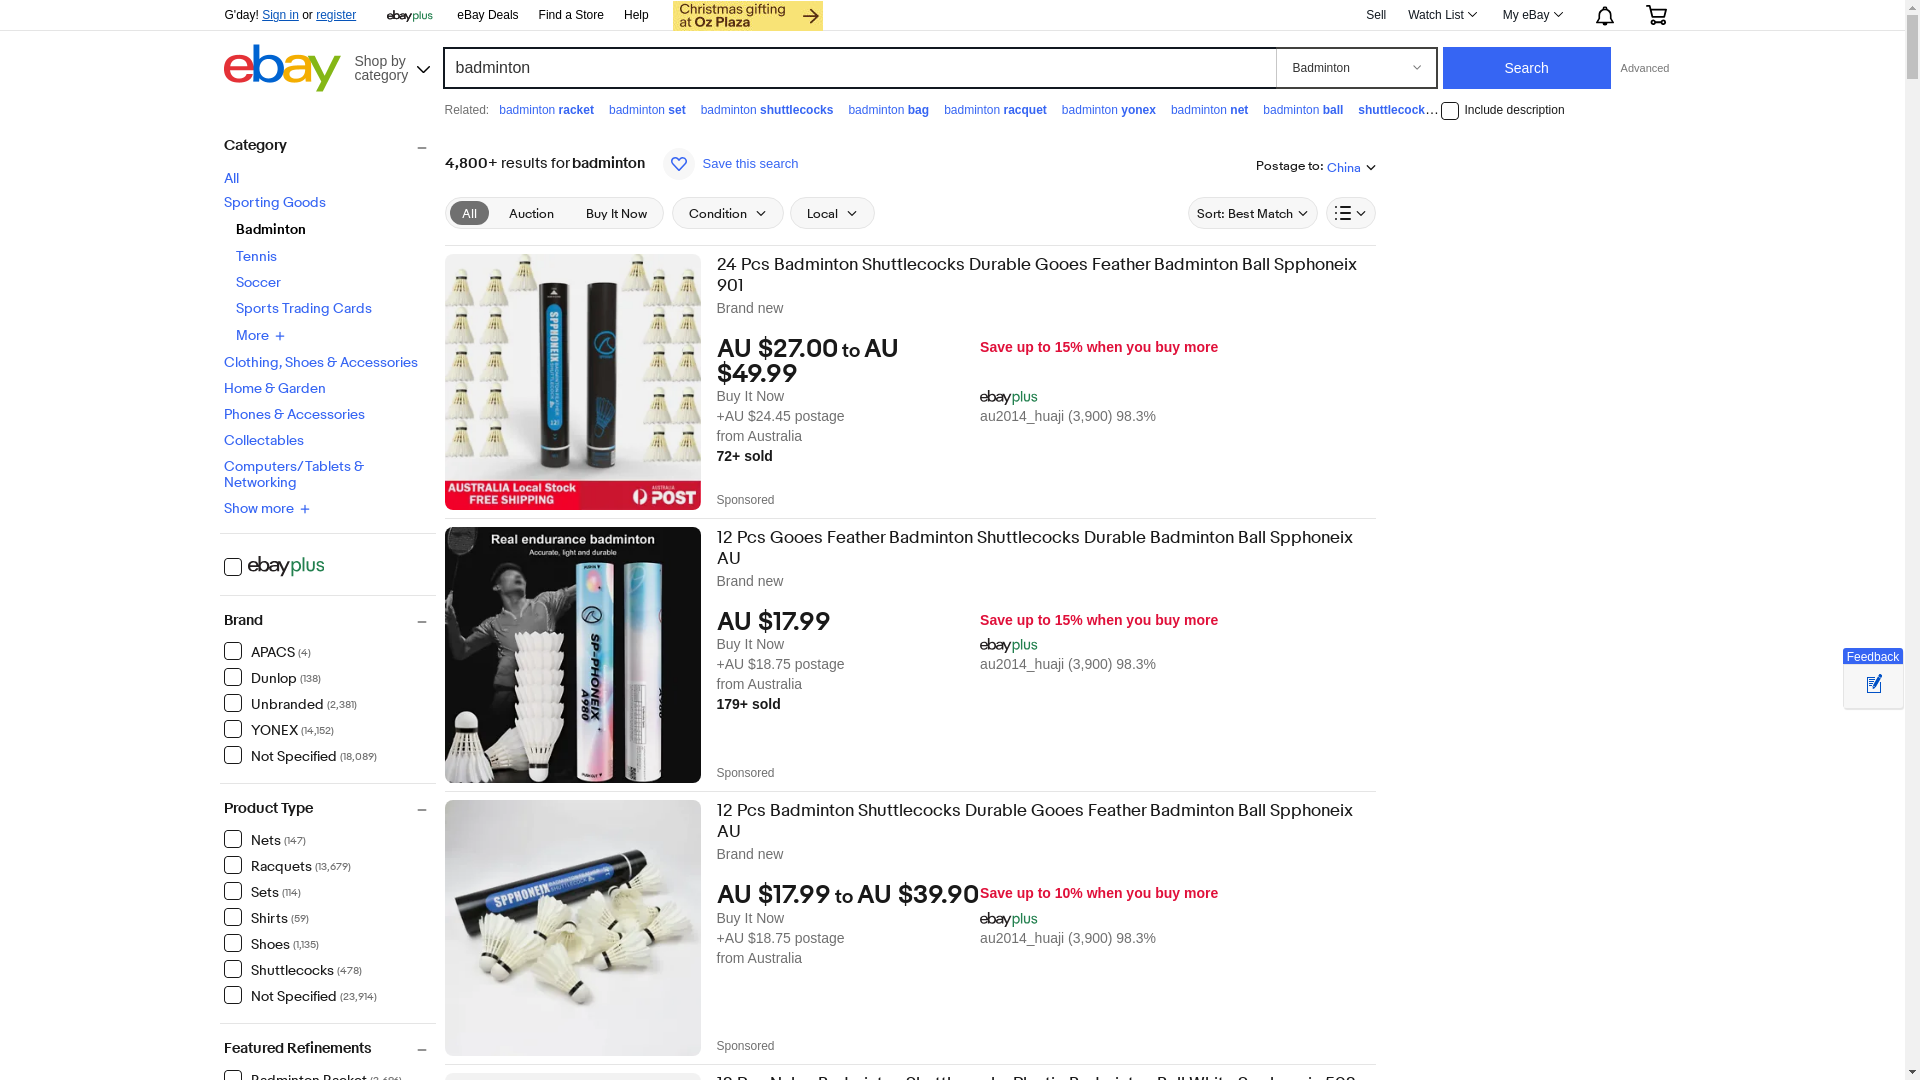 Image resolution: width=1920 pixels, height=1080 pixels. Describe the element at coordinates (487, 15) in the screenshot. I see `'eBay Deals'` at that location.